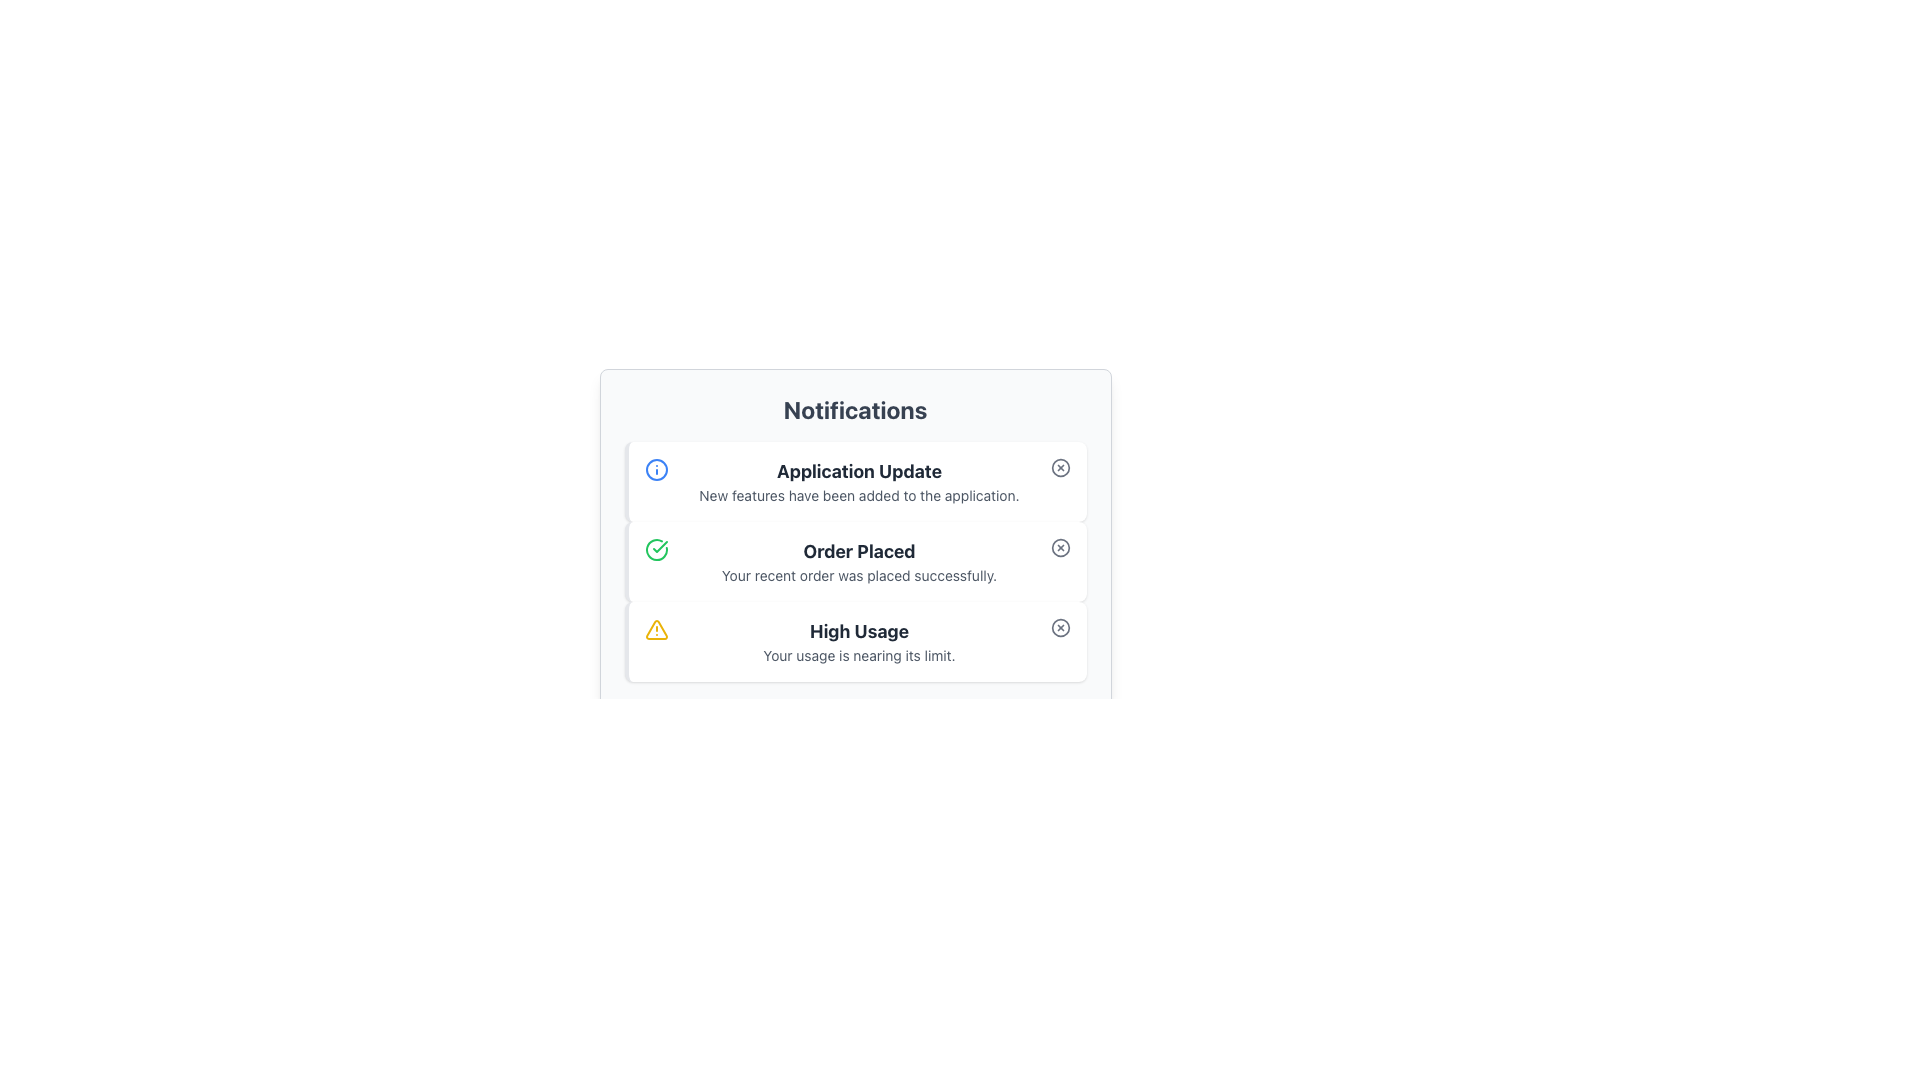 The height and width of the screenshot is (1080, 1920). Describe the element at coordinates (859, 495) in the screenshot. I see `the Text Label that provides details about the 'Application Update' notification, located directly underneath the 'Application Update' title within a notification card` at that location.